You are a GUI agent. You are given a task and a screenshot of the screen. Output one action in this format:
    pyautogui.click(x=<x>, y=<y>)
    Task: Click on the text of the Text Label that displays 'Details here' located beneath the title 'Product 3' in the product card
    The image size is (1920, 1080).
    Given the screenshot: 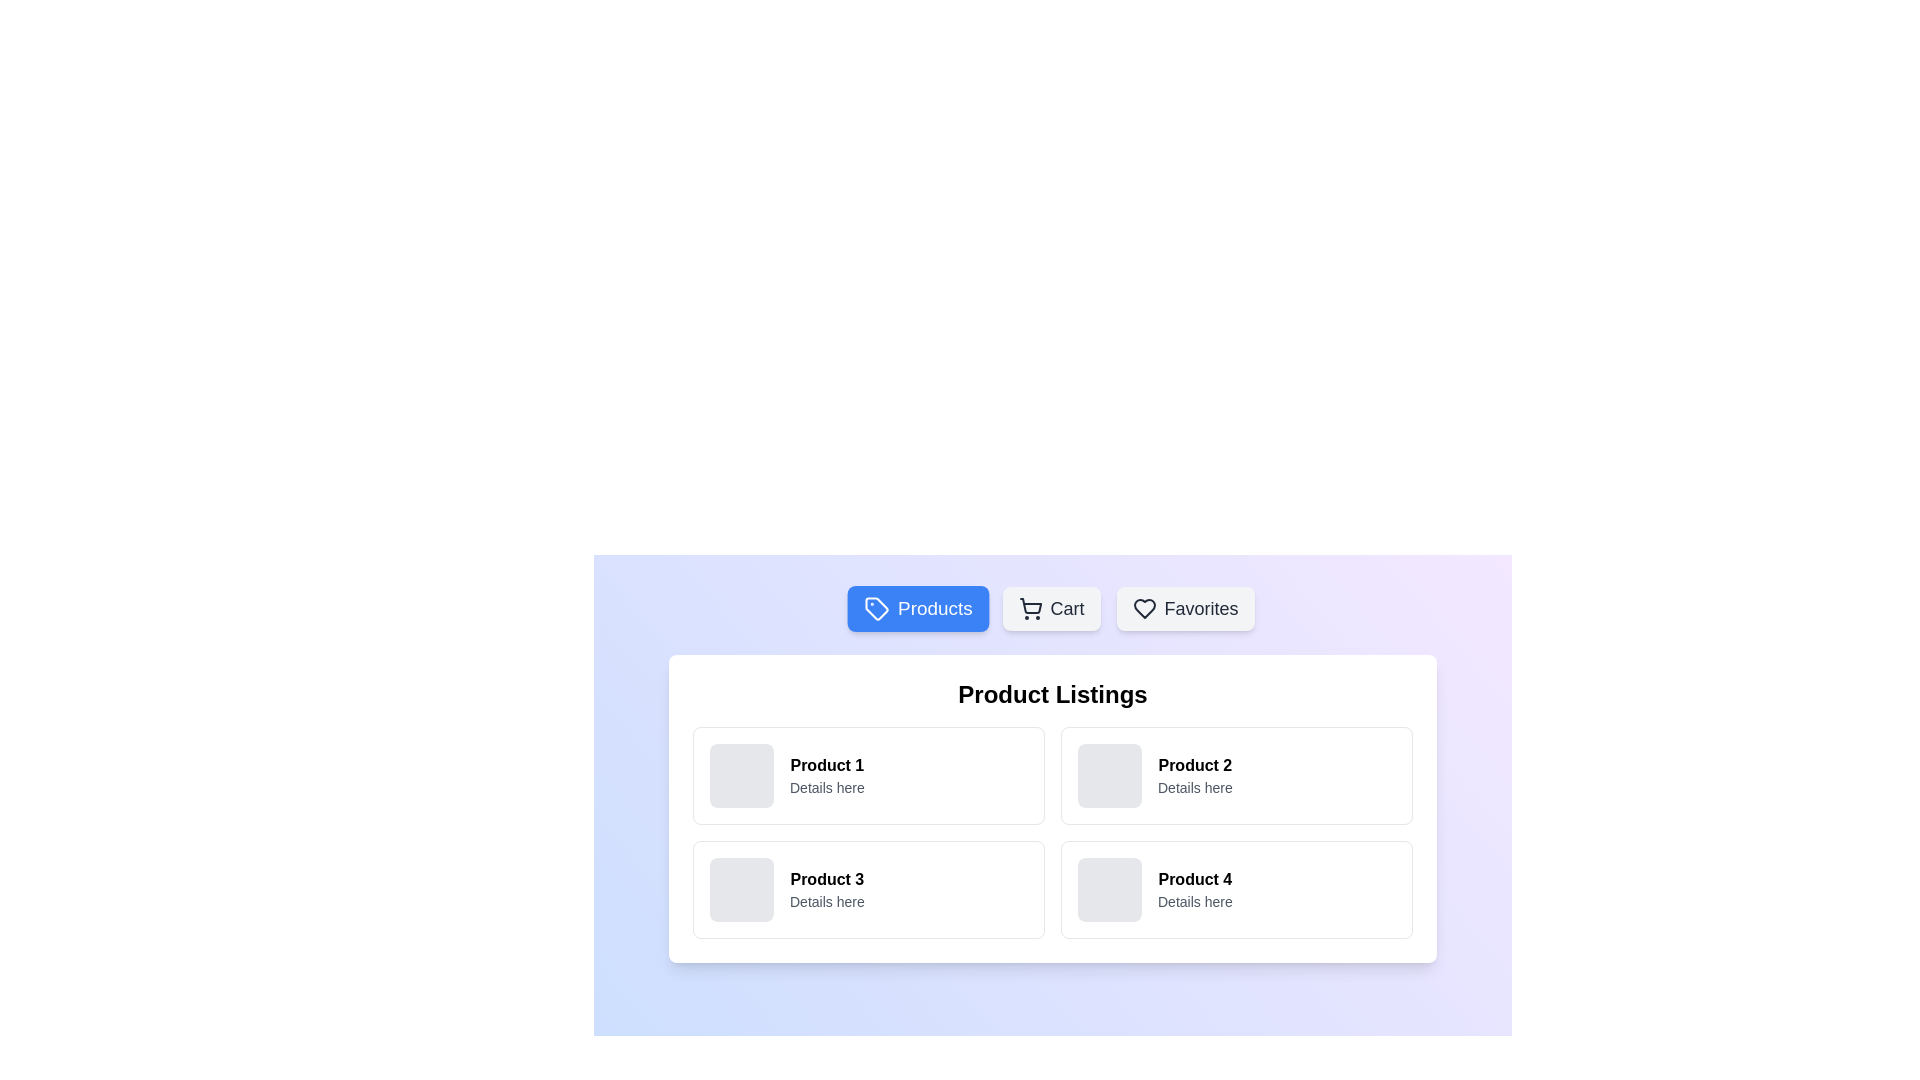 What is the action you would take?
    pyautogui.click(x=827, y=902)
    